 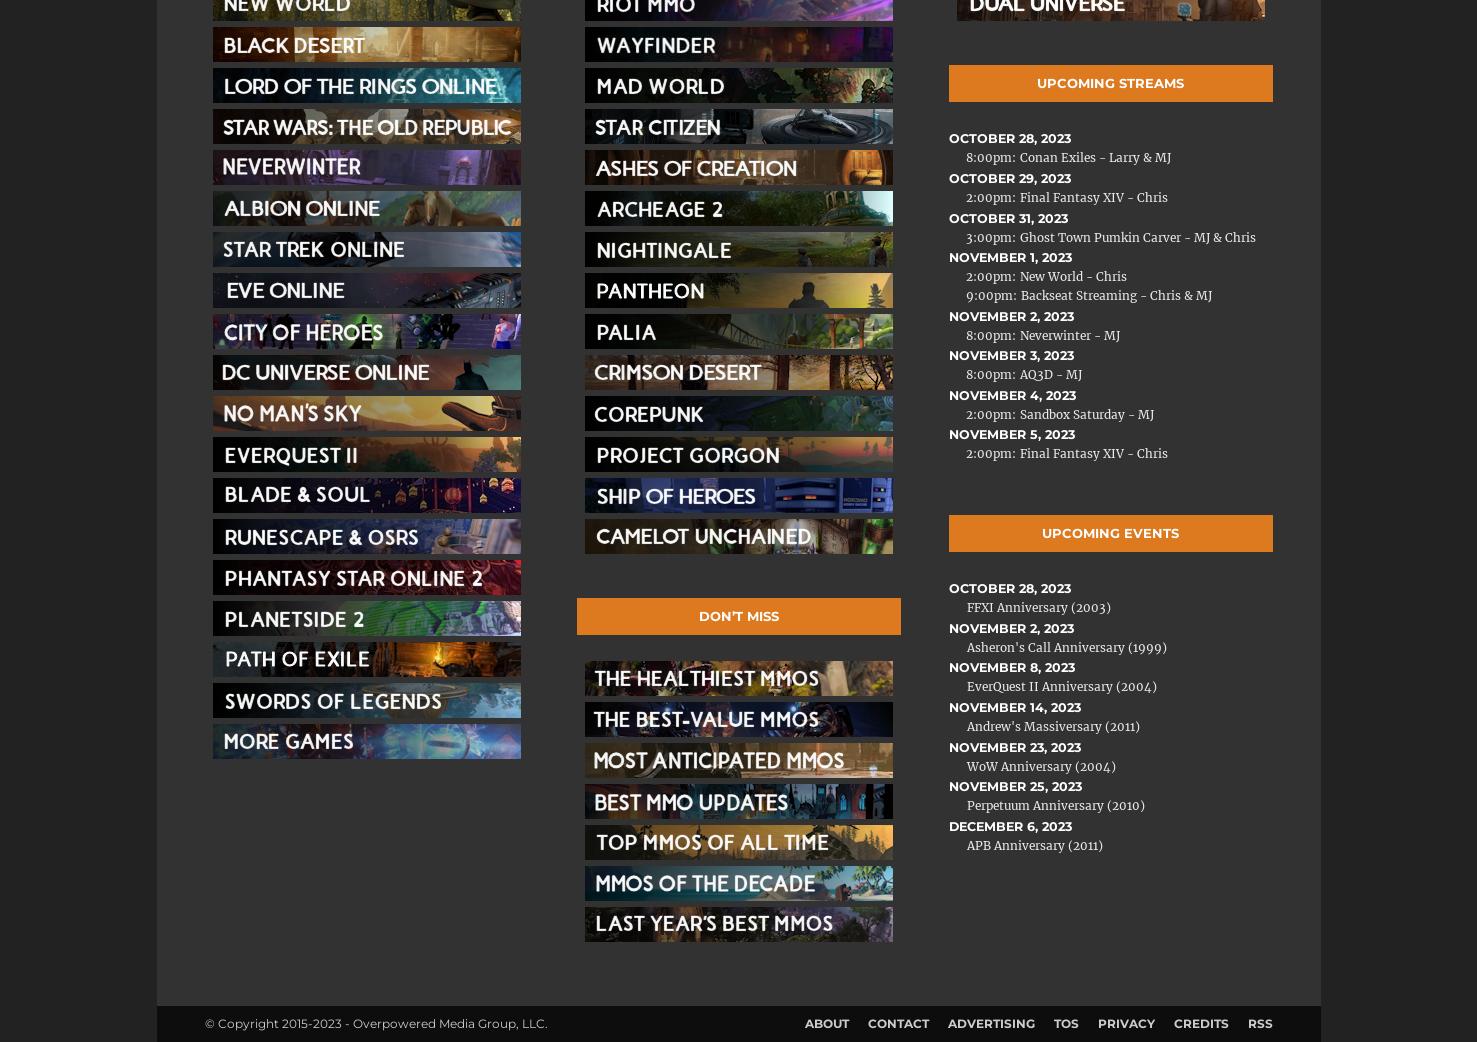 I want to click on 'November 8, 2023', so click(x=1010, y=667).